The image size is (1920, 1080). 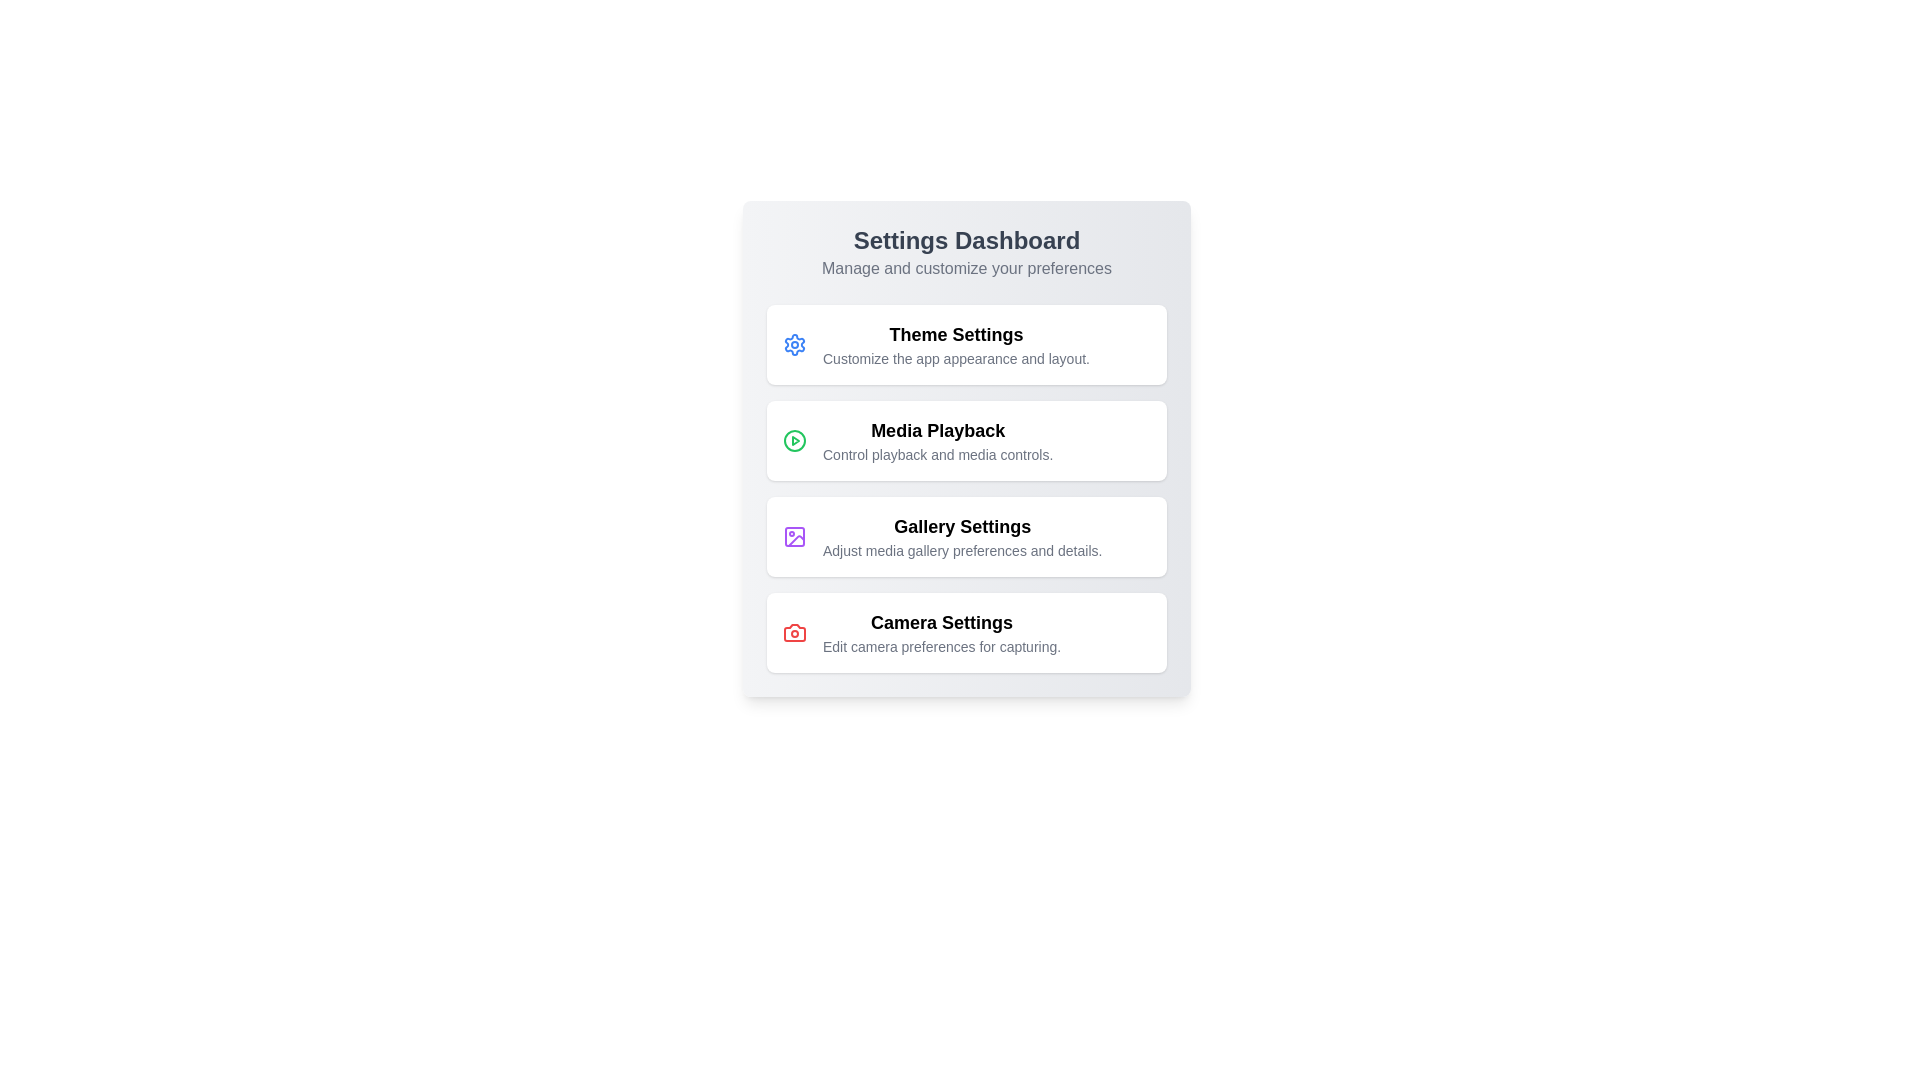 I want to click on text in the informative block that indicates the settings options related to the media gallery, located in the third segment of the Settings Dashboard between 'Media Playback' and 'Camera Settings', so click(x=962, y=535).